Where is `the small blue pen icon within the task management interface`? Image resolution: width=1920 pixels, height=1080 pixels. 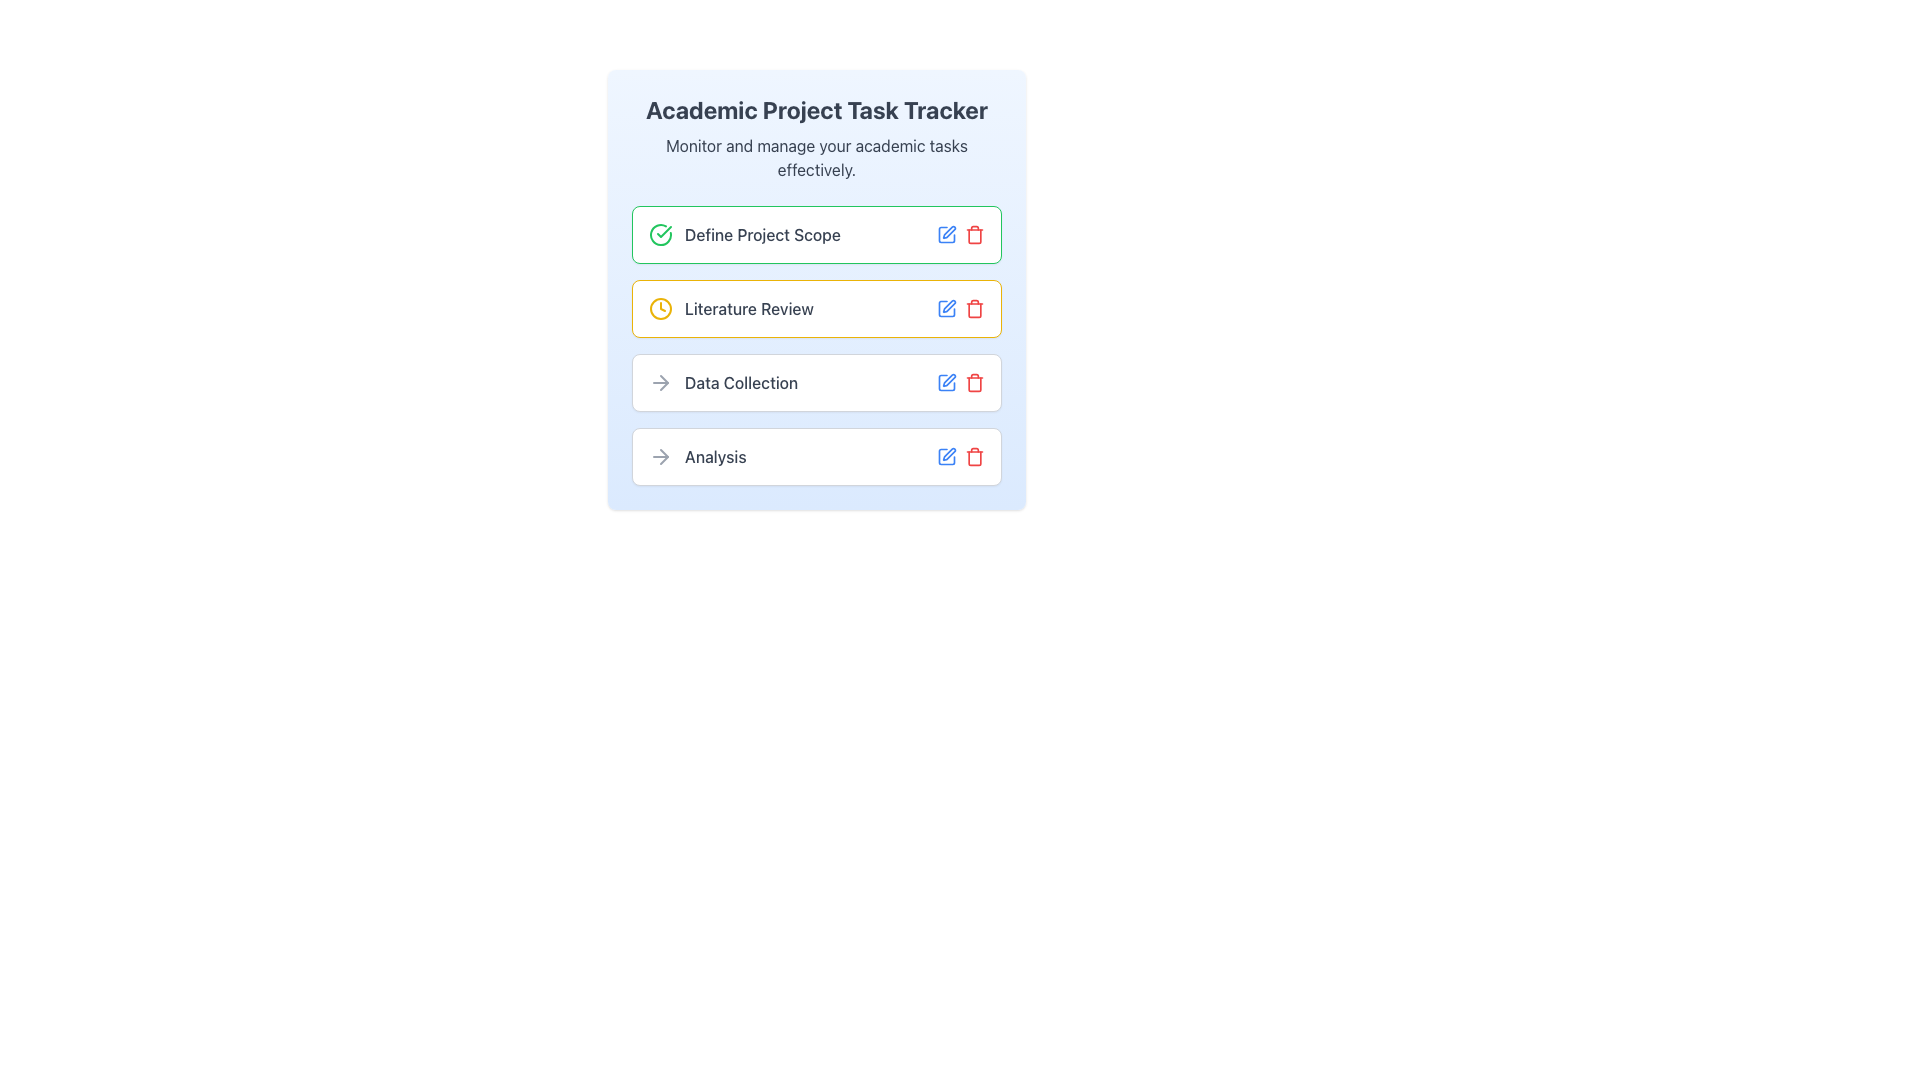
the small blue pen icon within the task management interface is located at coordinates (948, 380).